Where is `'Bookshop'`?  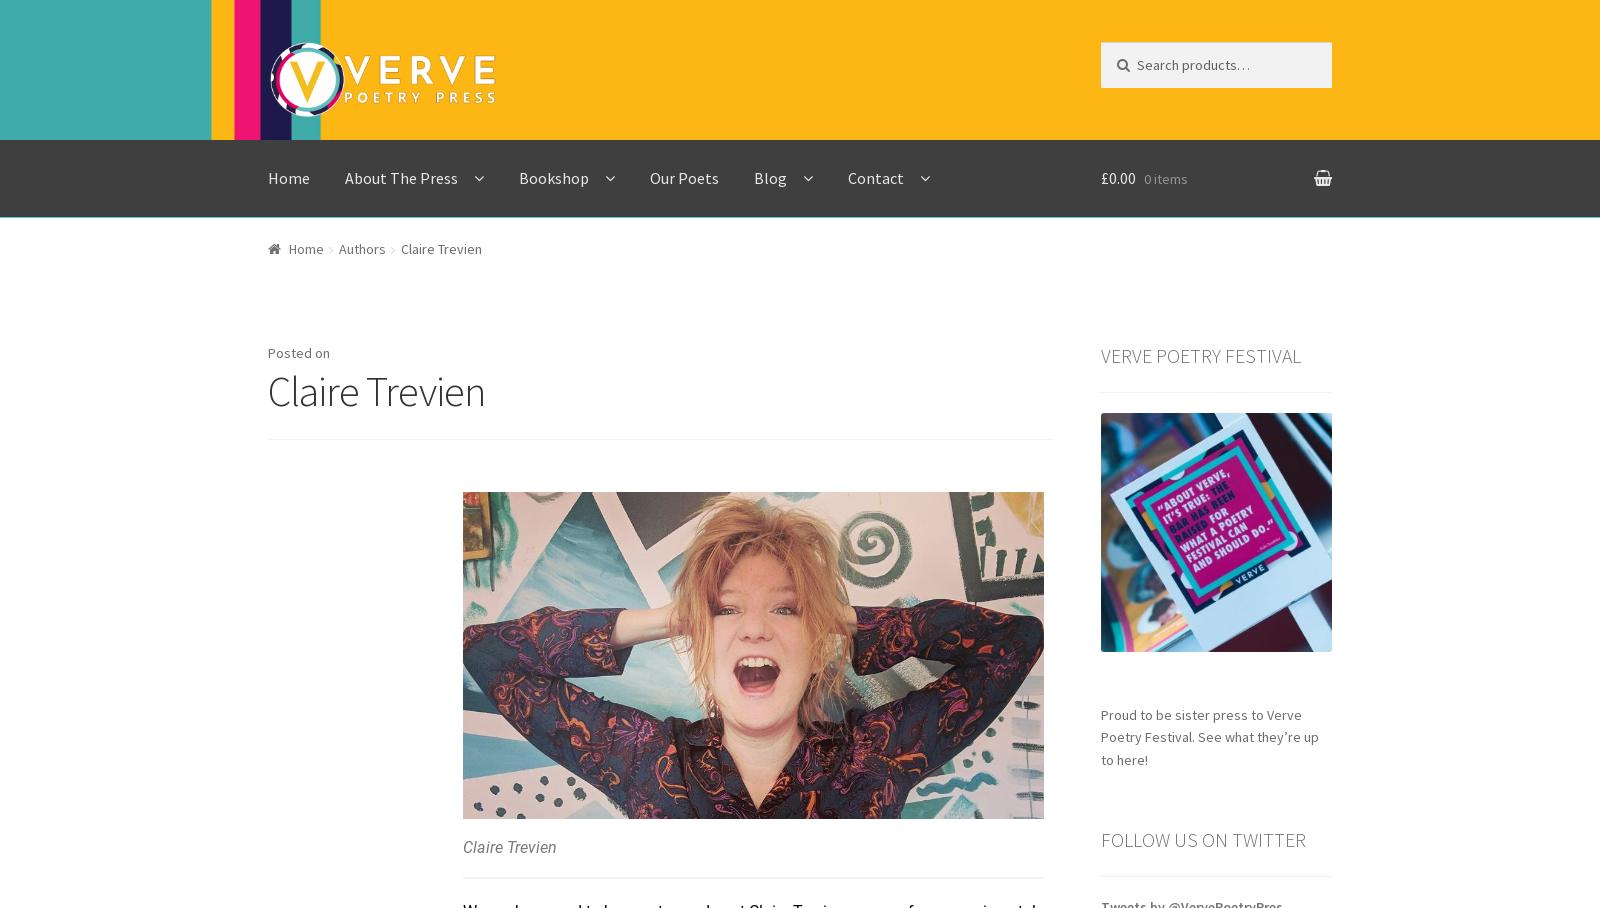
'Bookshop' is located at coordinates (553, 175).